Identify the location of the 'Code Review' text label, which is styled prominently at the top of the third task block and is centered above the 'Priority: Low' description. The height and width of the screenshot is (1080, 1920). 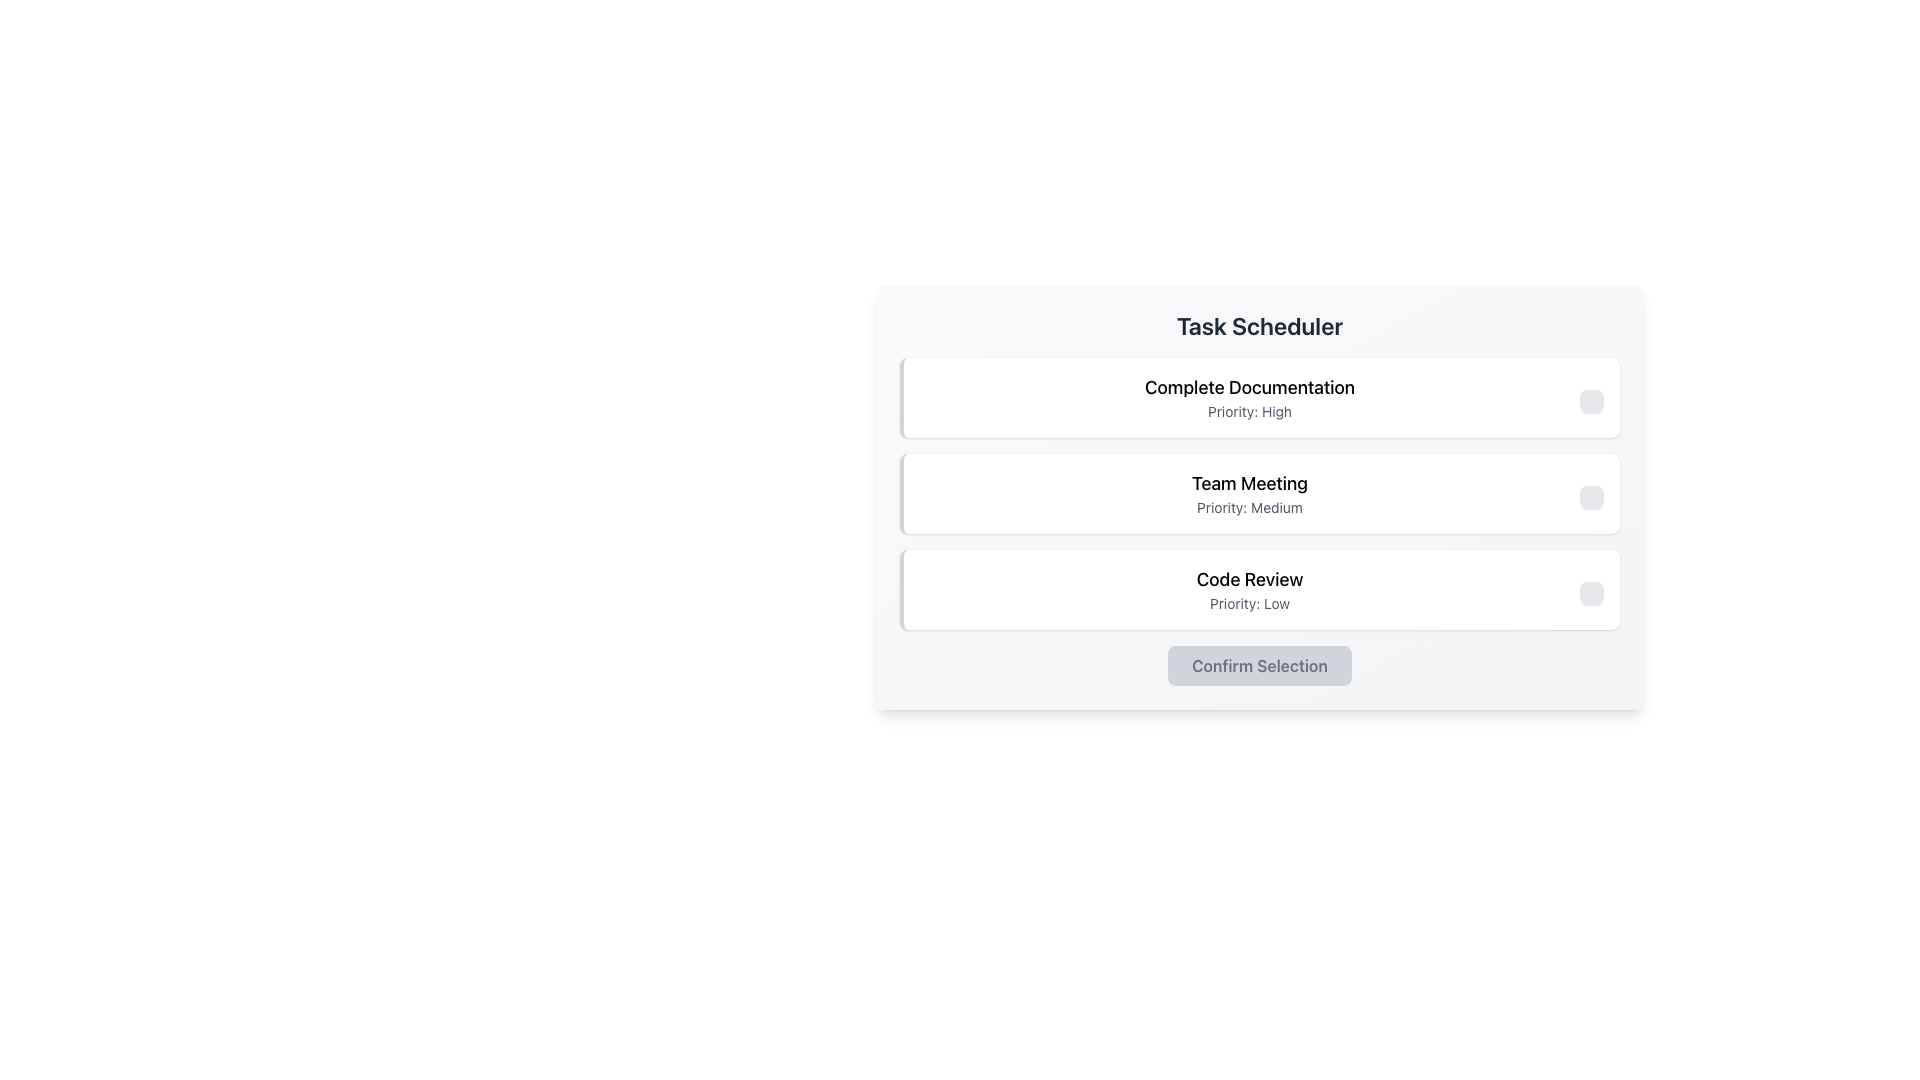
(1248, 579).